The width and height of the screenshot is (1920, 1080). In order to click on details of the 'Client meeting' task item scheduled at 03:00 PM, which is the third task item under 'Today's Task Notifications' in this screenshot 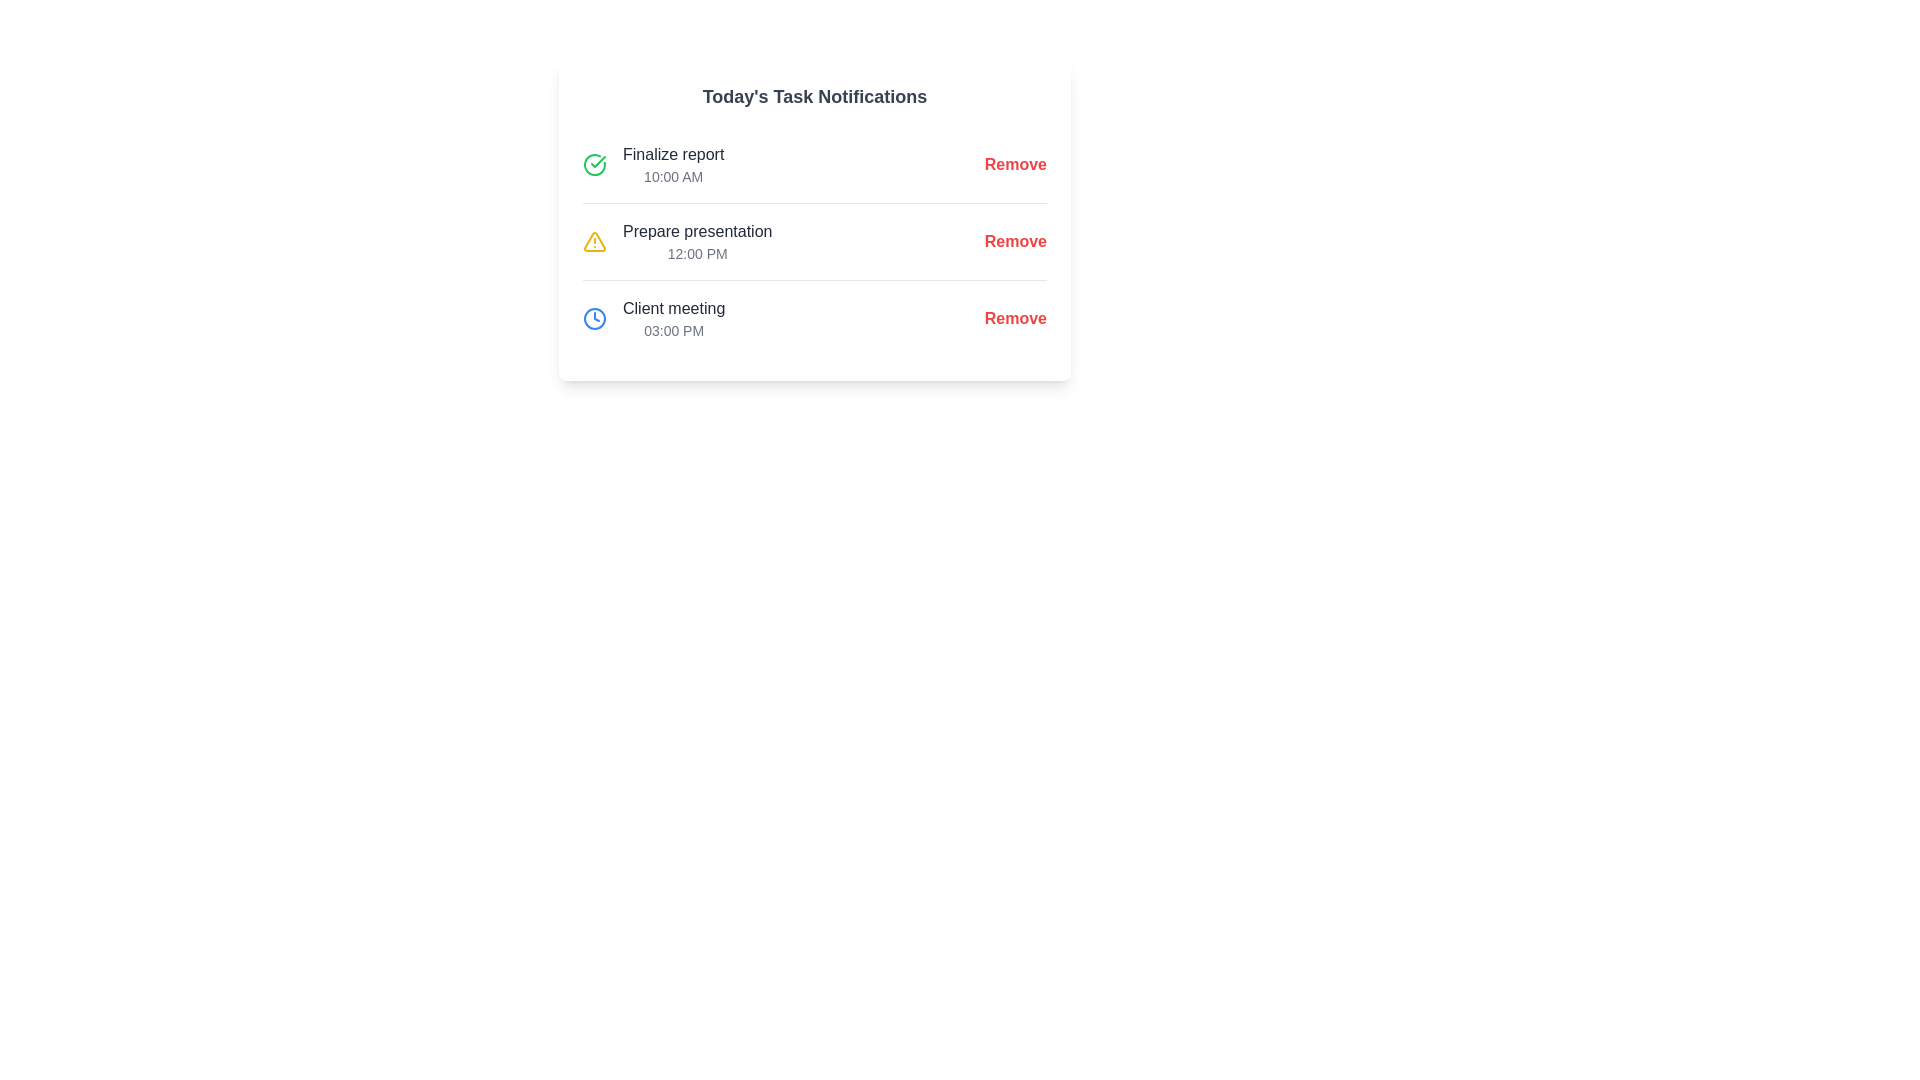, I will do `click(815, 317)`.